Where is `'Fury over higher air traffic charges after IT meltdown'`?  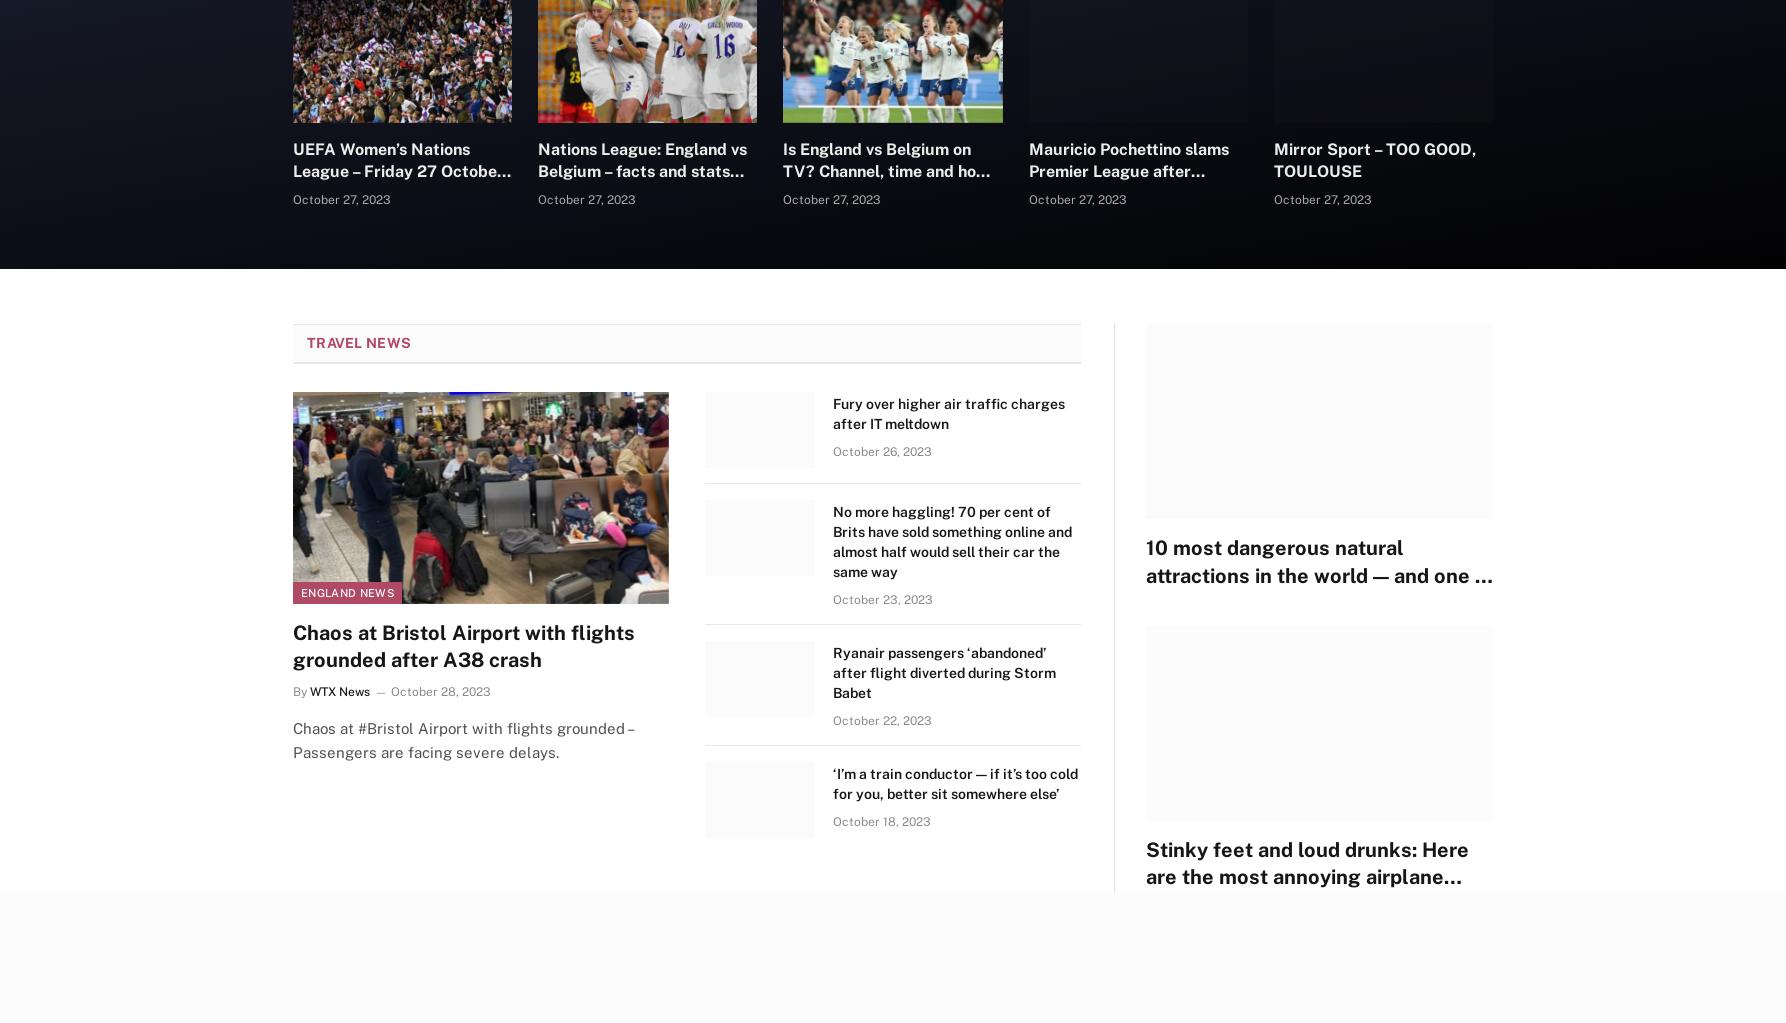 'Fury over higher air traffic charges after IT meltdown' is located at coordinates (949, 414).